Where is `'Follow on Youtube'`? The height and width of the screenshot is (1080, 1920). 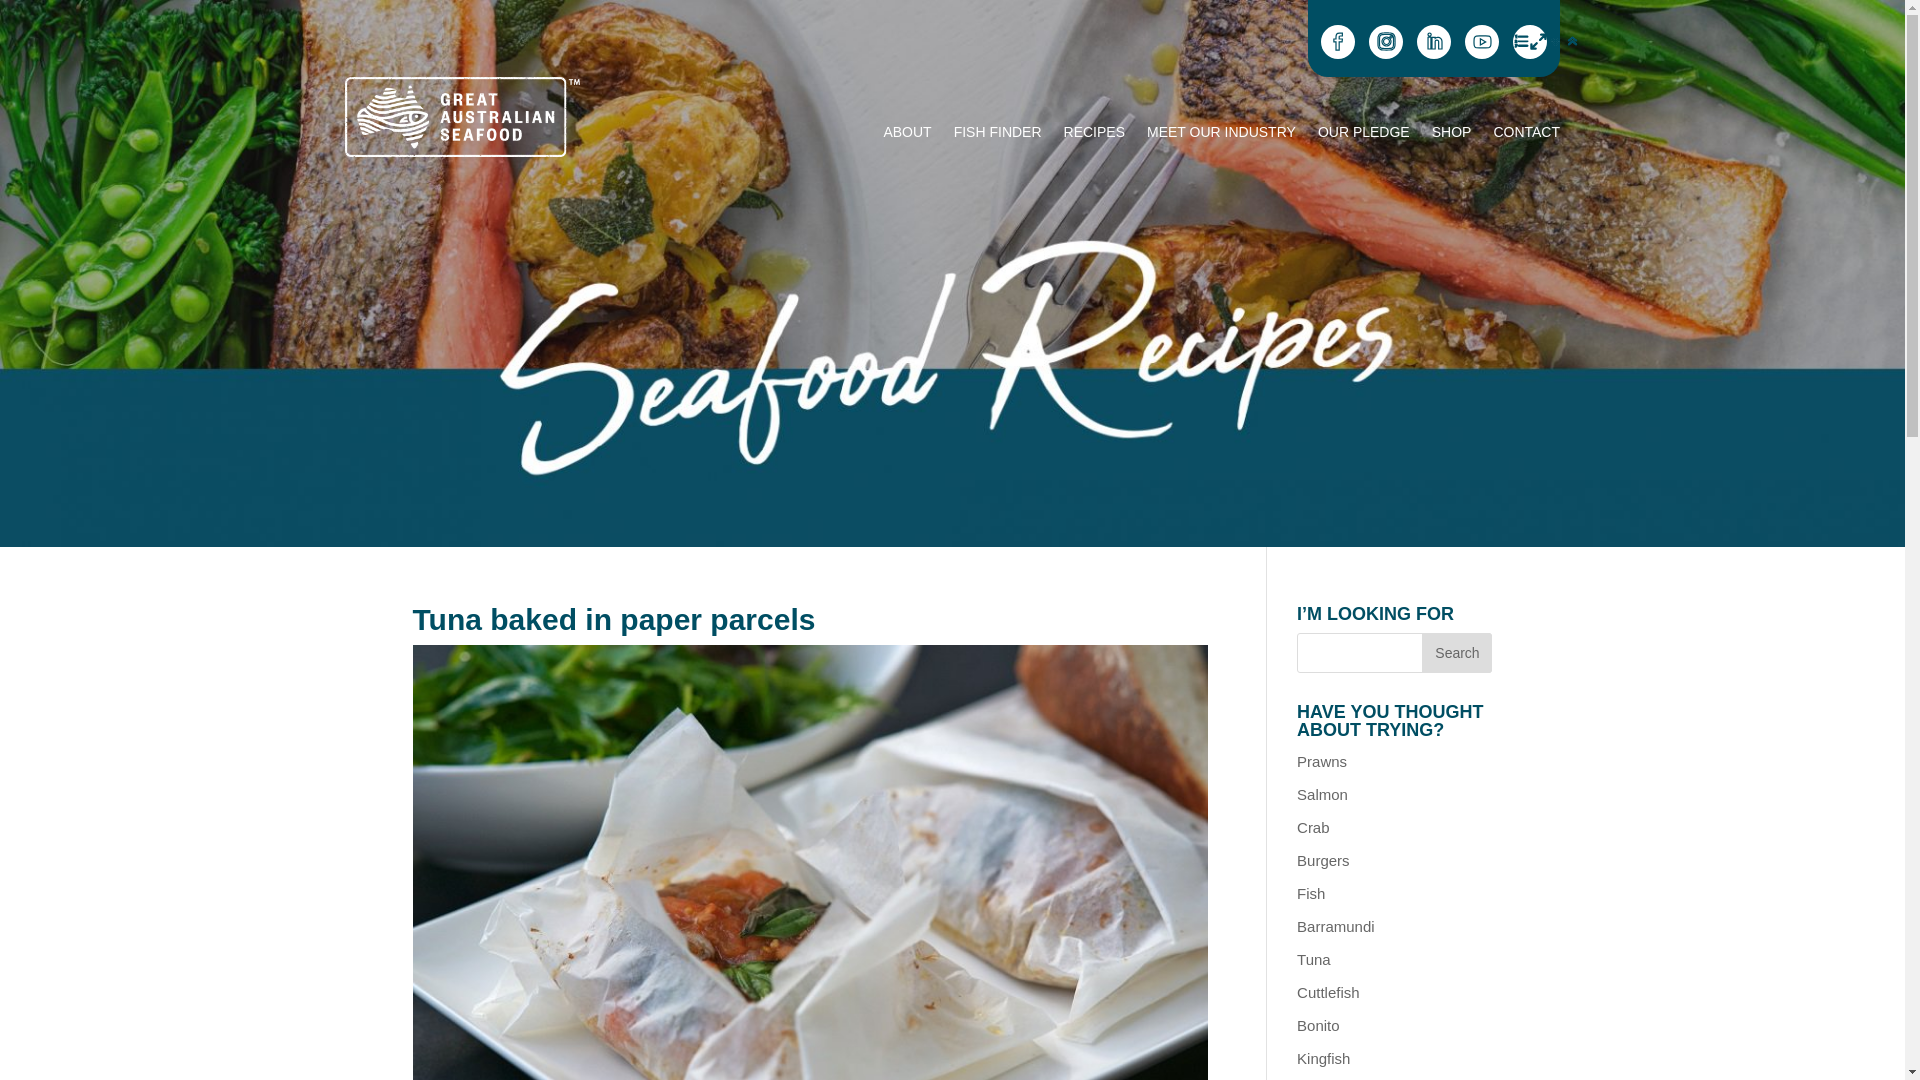 'Follow on Youtube' is located at coordinates (1482, 42).